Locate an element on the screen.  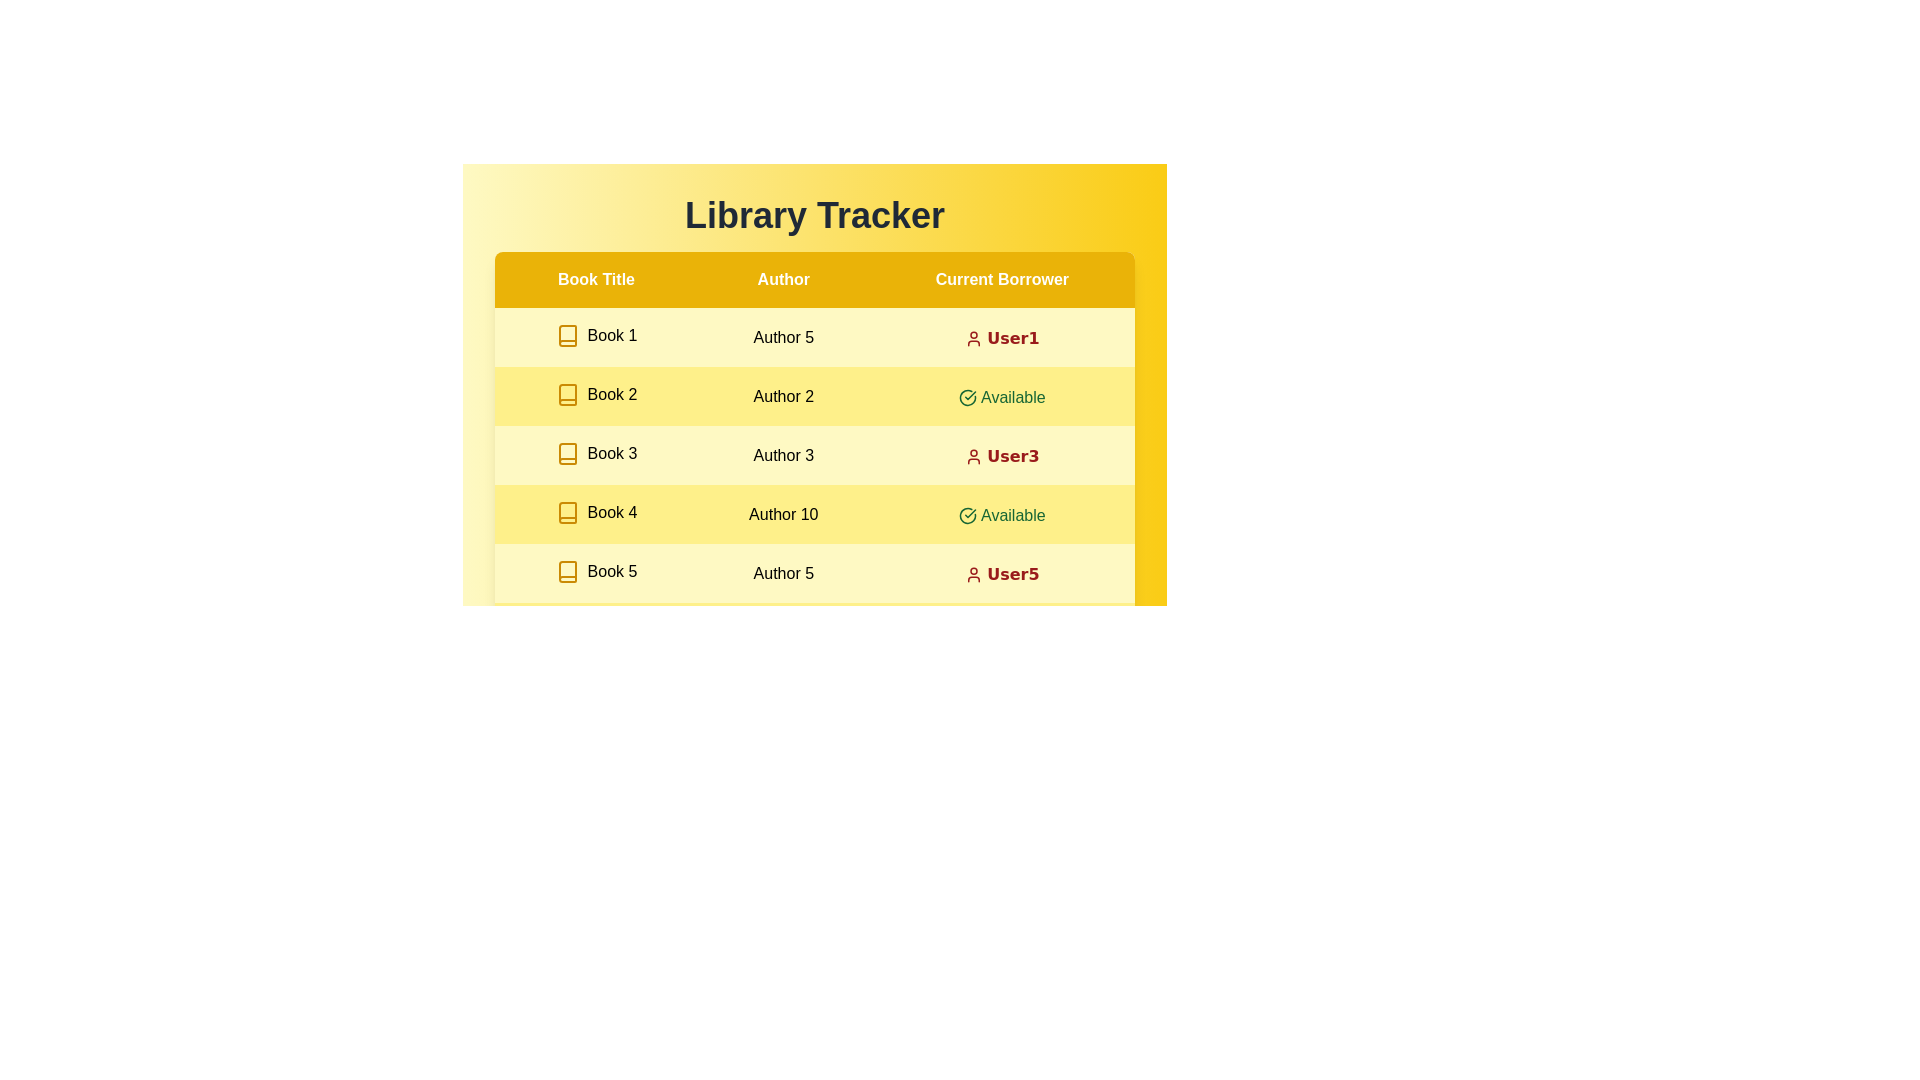
the icon for user of Book 1 to access additional information is located at coordinates (974, 338).